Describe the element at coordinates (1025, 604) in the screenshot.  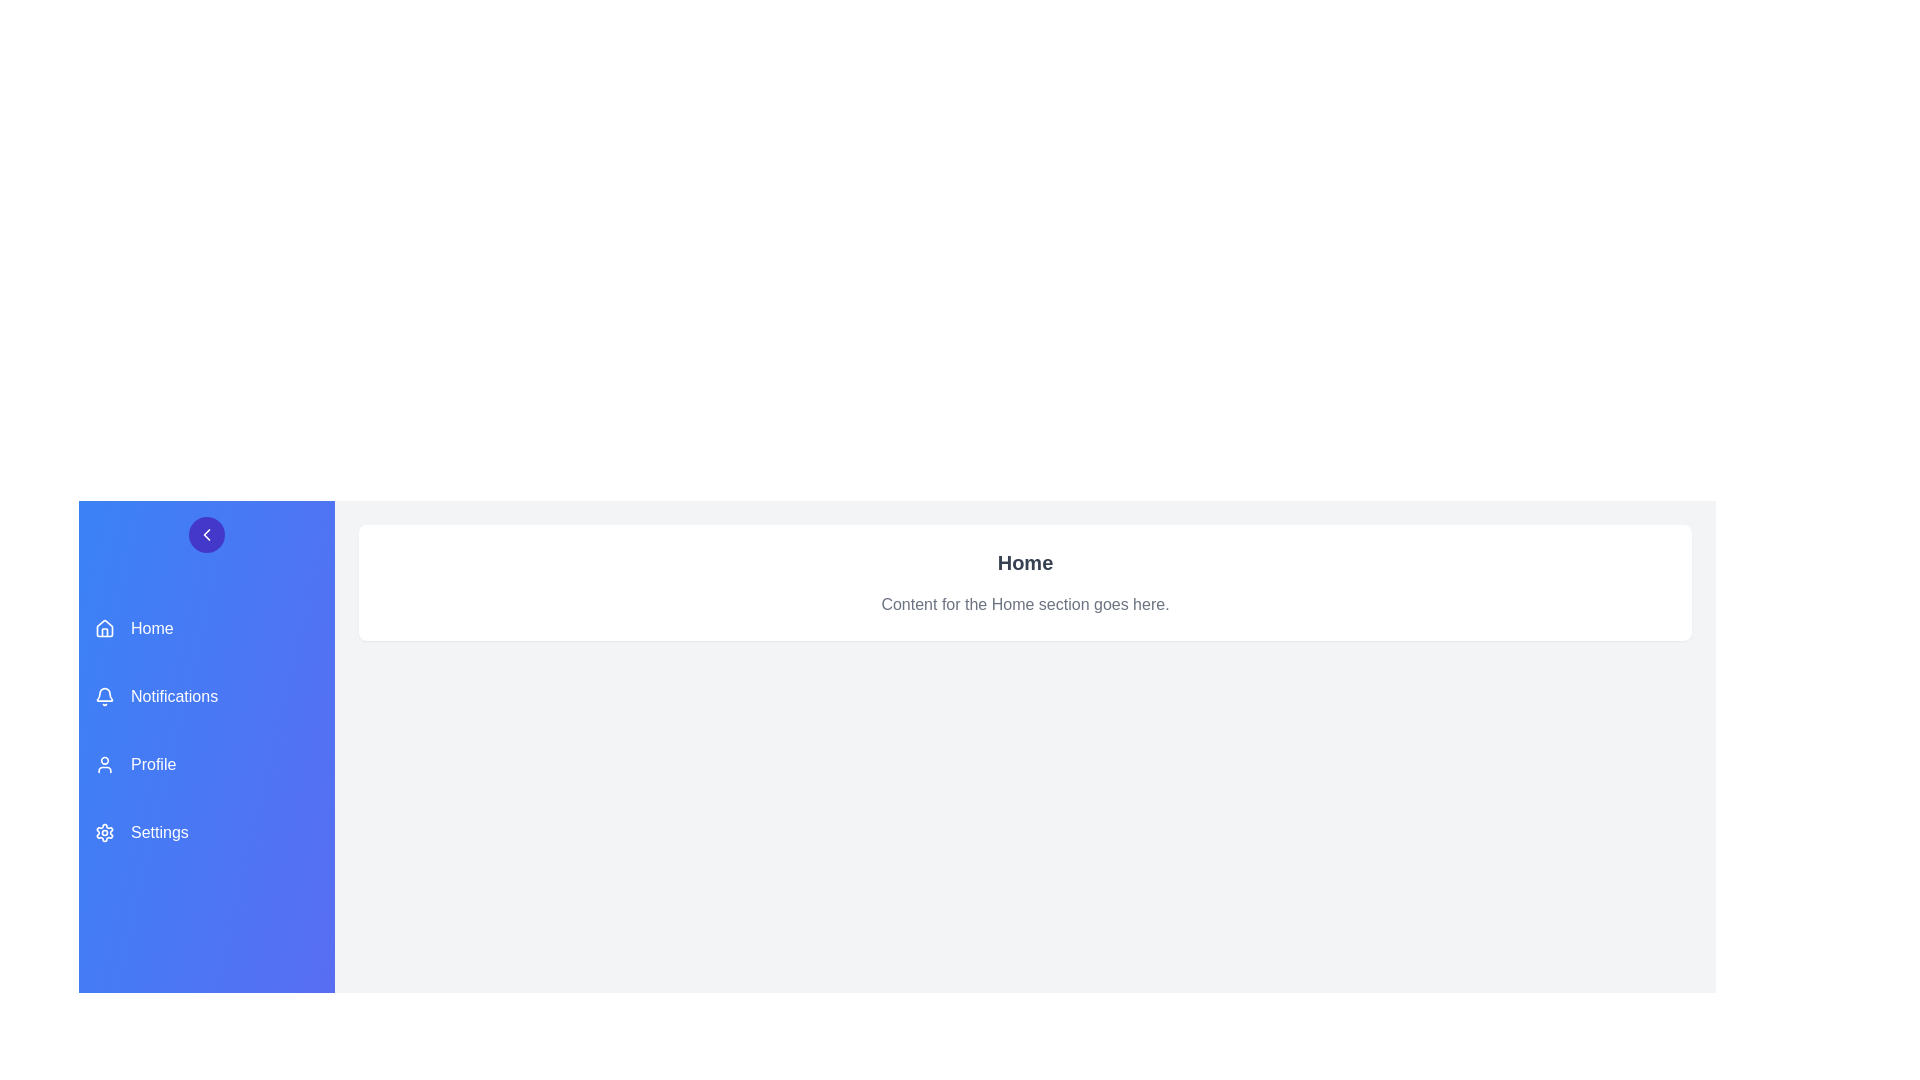
I see `the line of text that reads 'Content for the Home section goes here.' which is styled in a gray font and is located below the bold heading 'Home'` at that location.